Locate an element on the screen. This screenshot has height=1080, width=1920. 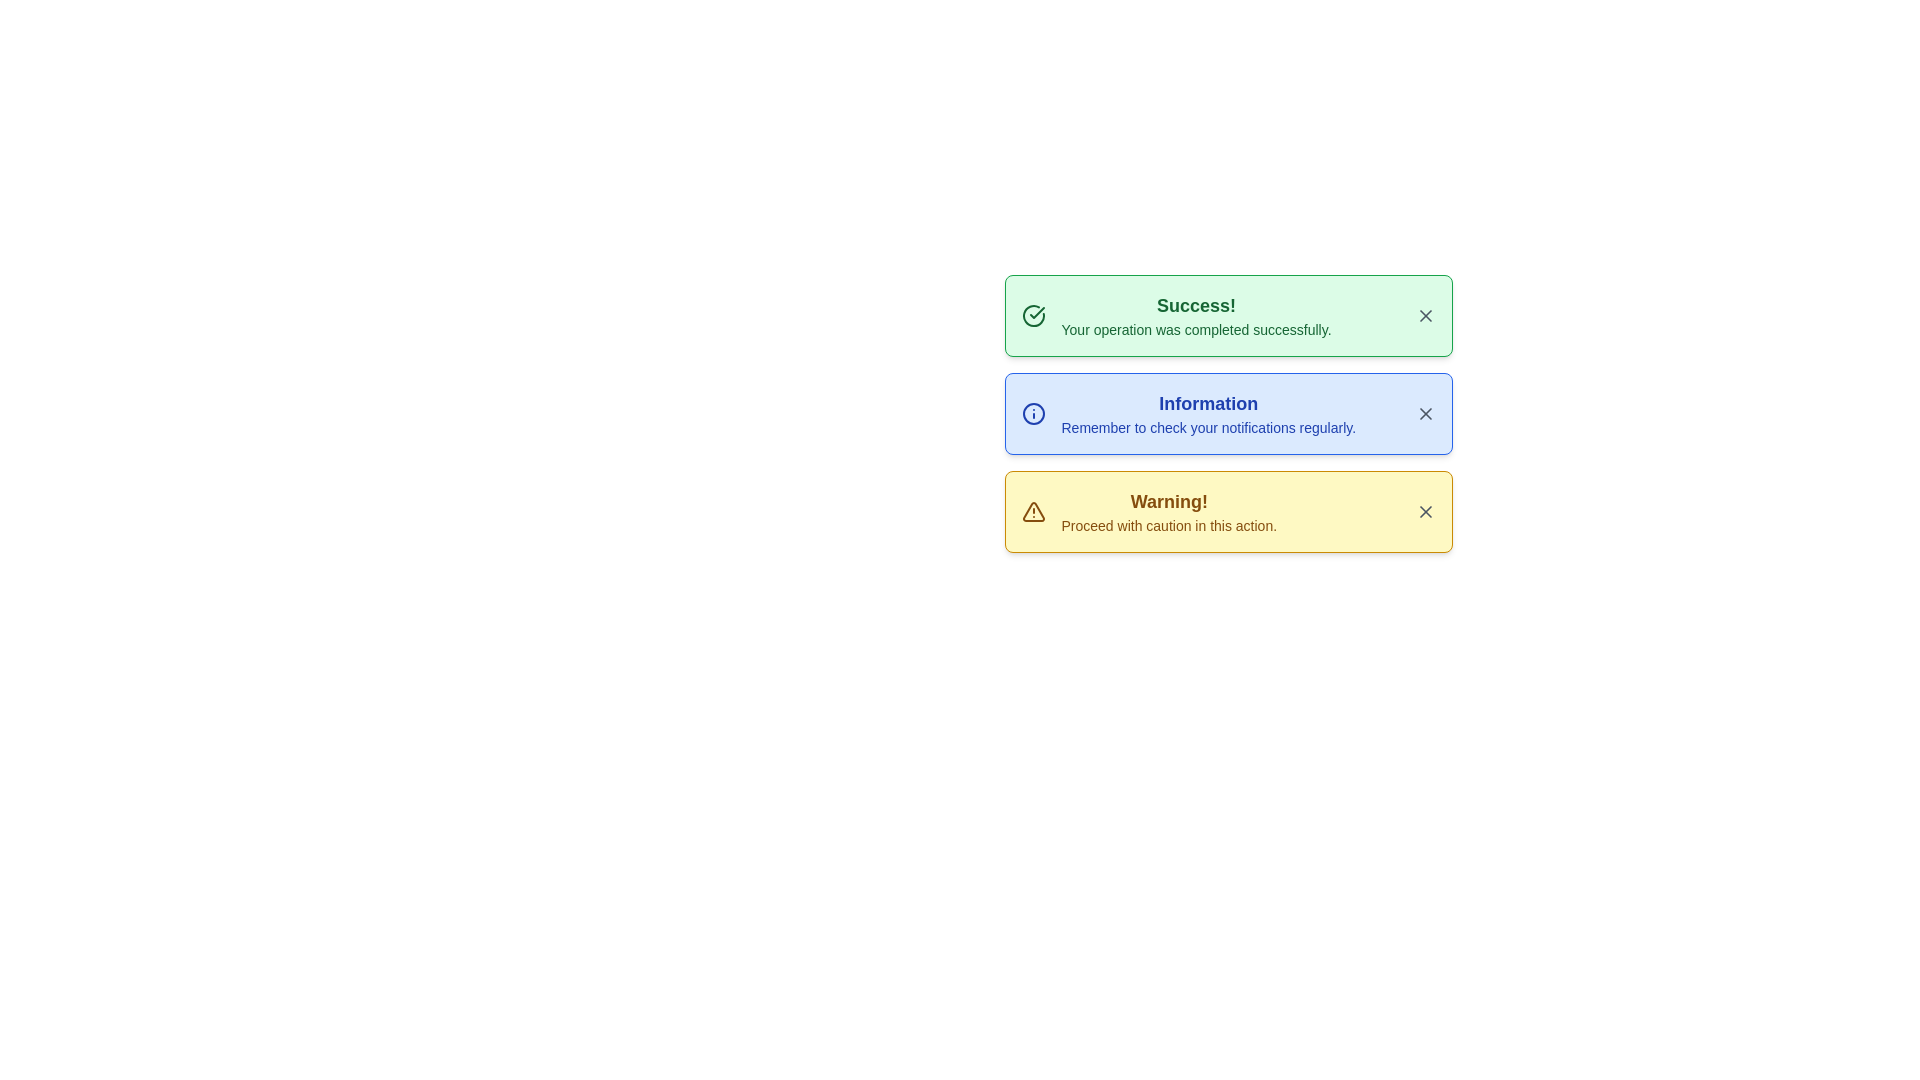
the circular boundary of the information icon located to the left of the 'Information' label is located at coordinates (1033, 412).